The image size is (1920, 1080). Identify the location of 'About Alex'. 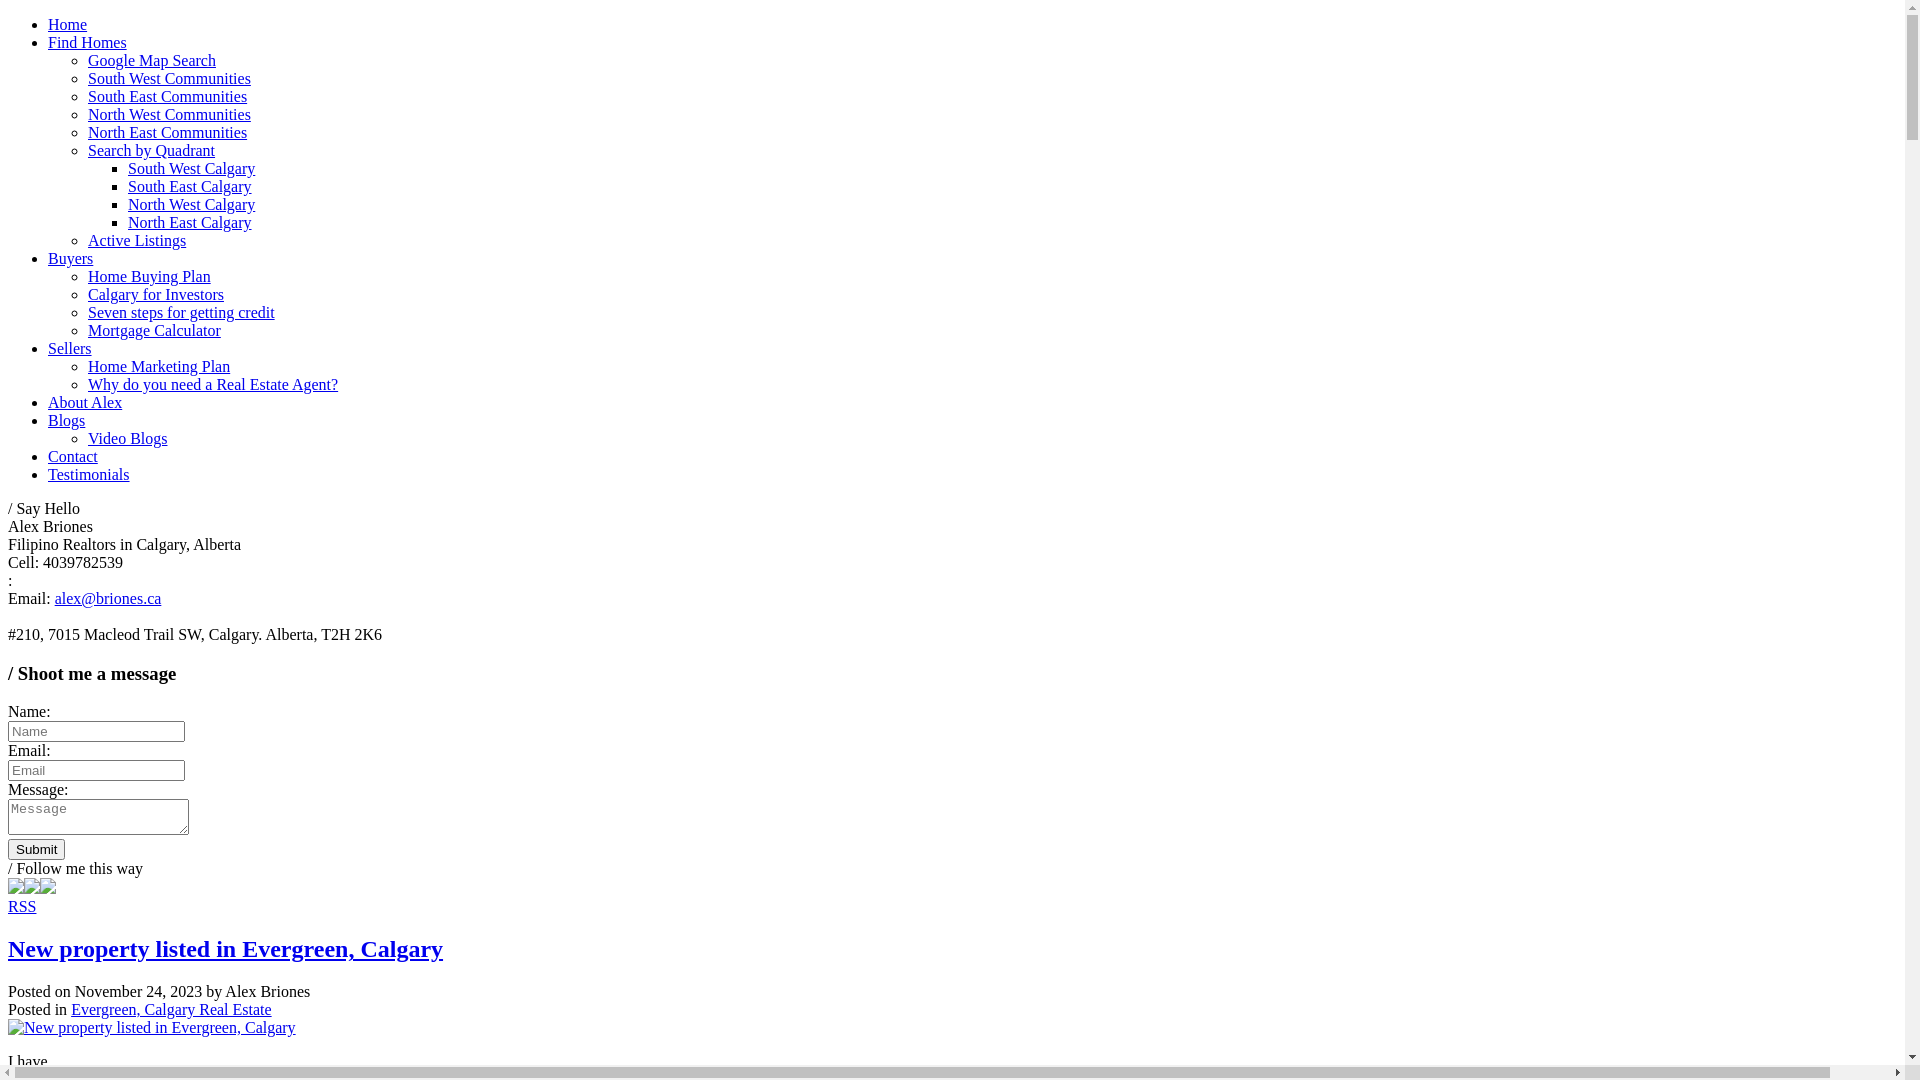
(84, 402).